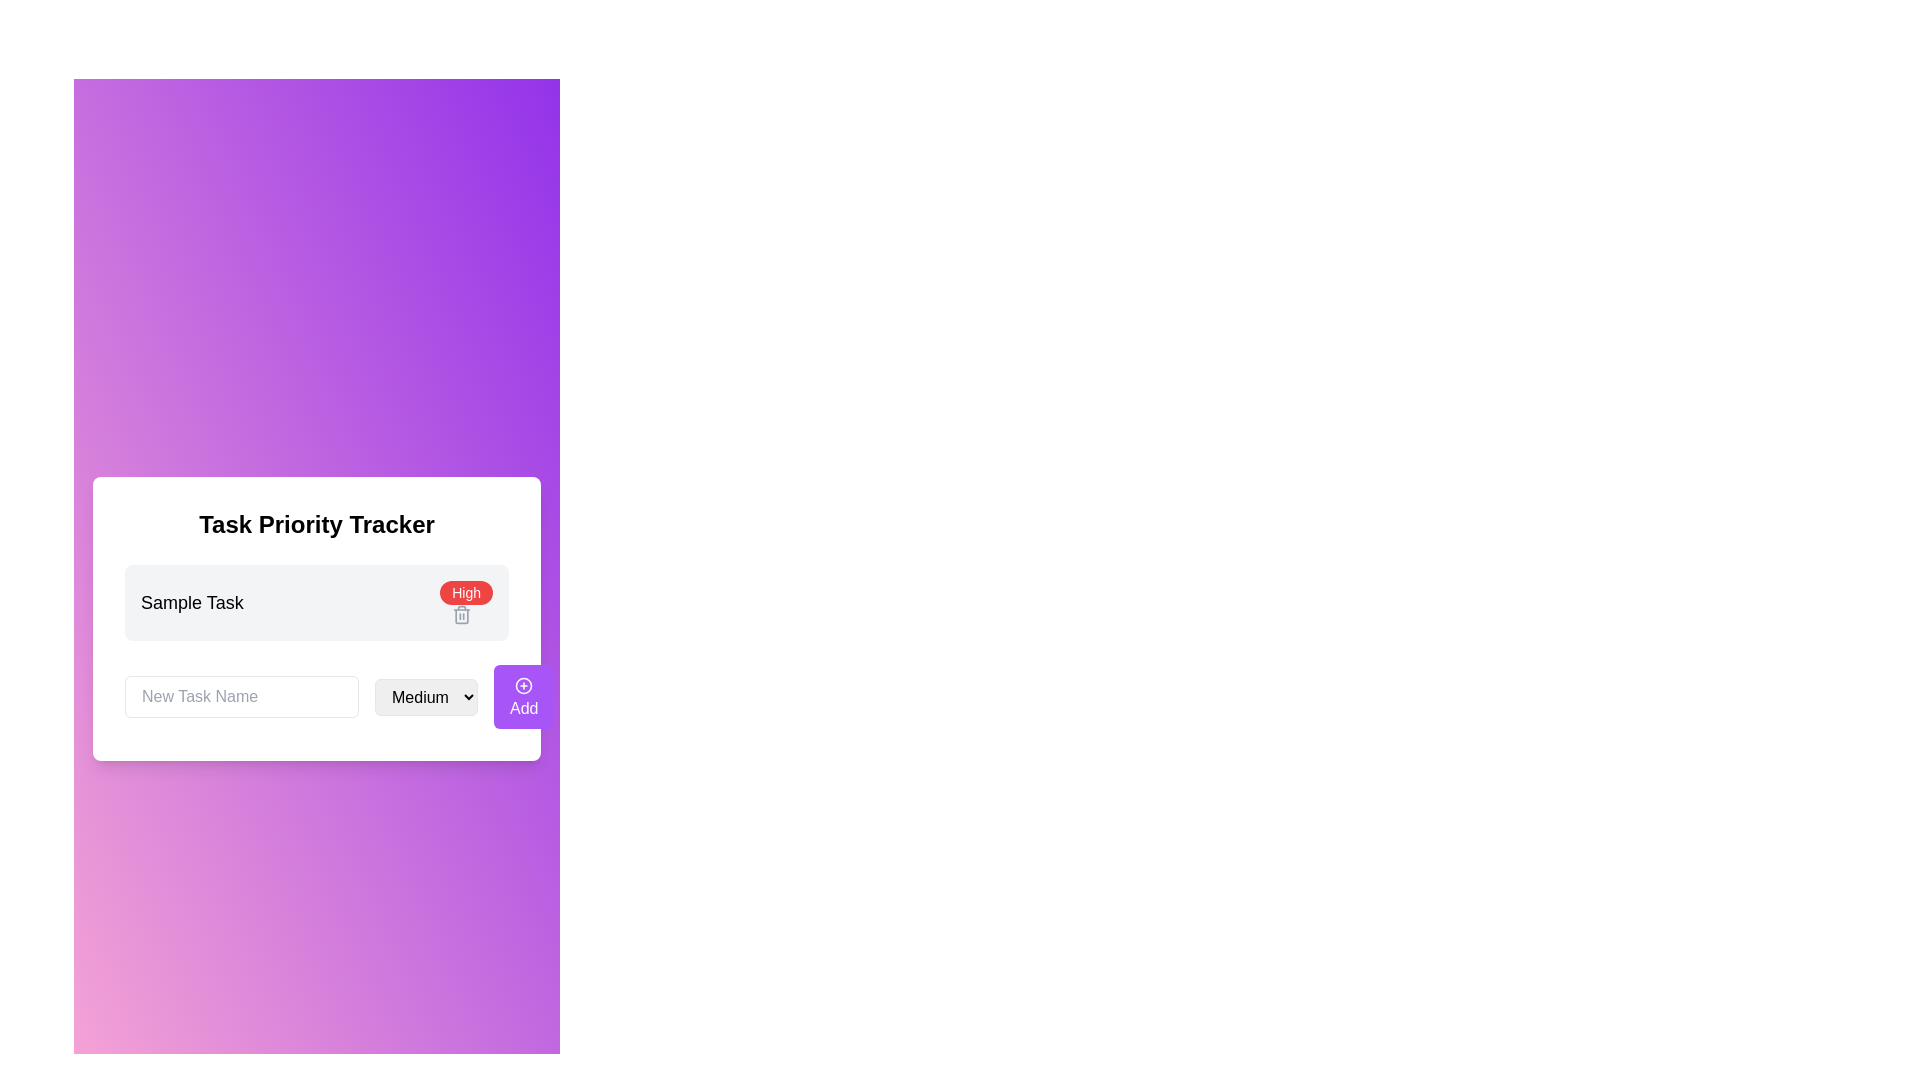 Image resolution: width=1920 pixels, height=1080 pixels. I want to click on the delete button icon located to the right of the 'High' priority label within the task card, so click(461, 613).